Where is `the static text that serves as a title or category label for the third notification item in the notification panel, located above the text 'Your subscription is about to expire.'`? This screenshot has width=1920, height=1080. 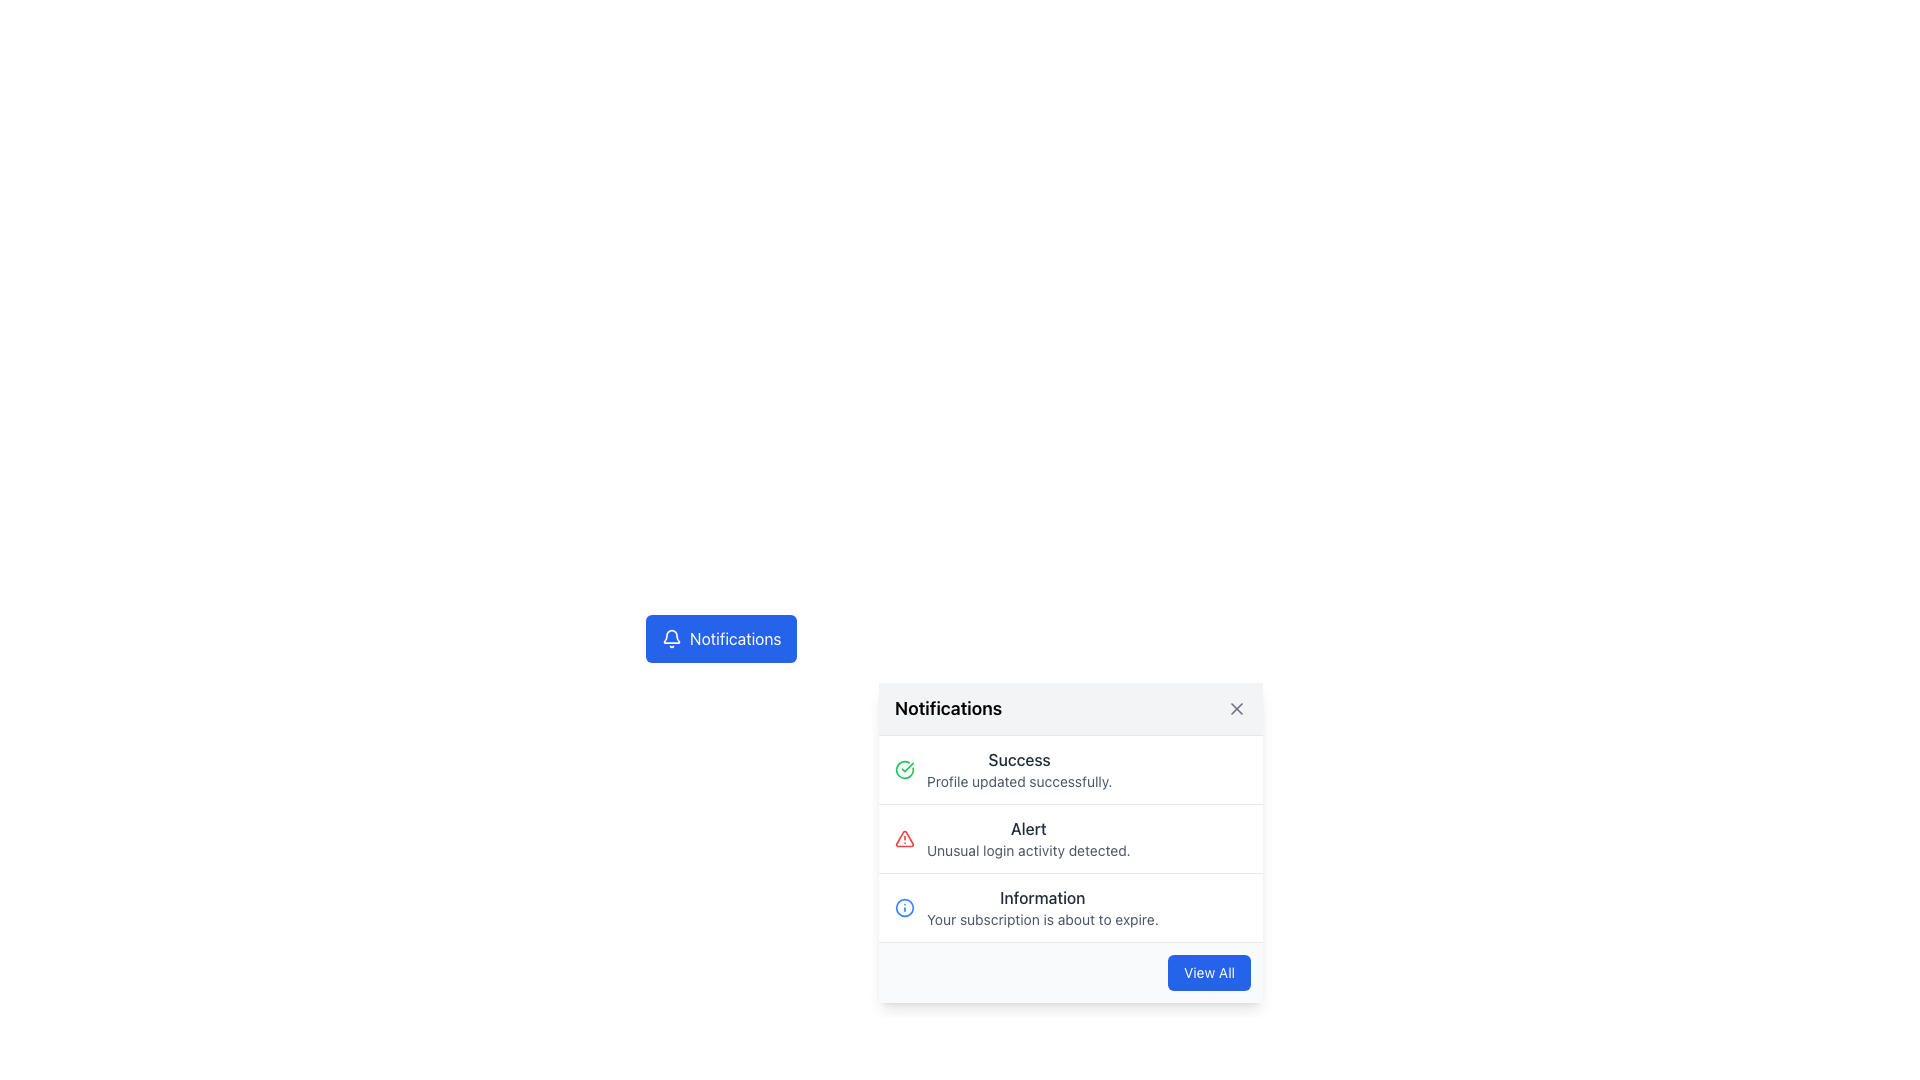 the static text that serves as a title or category label for the third notification item in the notification panel, located above the text 'Your subscription is about to expire.' is located at coordinates (1041, 897).